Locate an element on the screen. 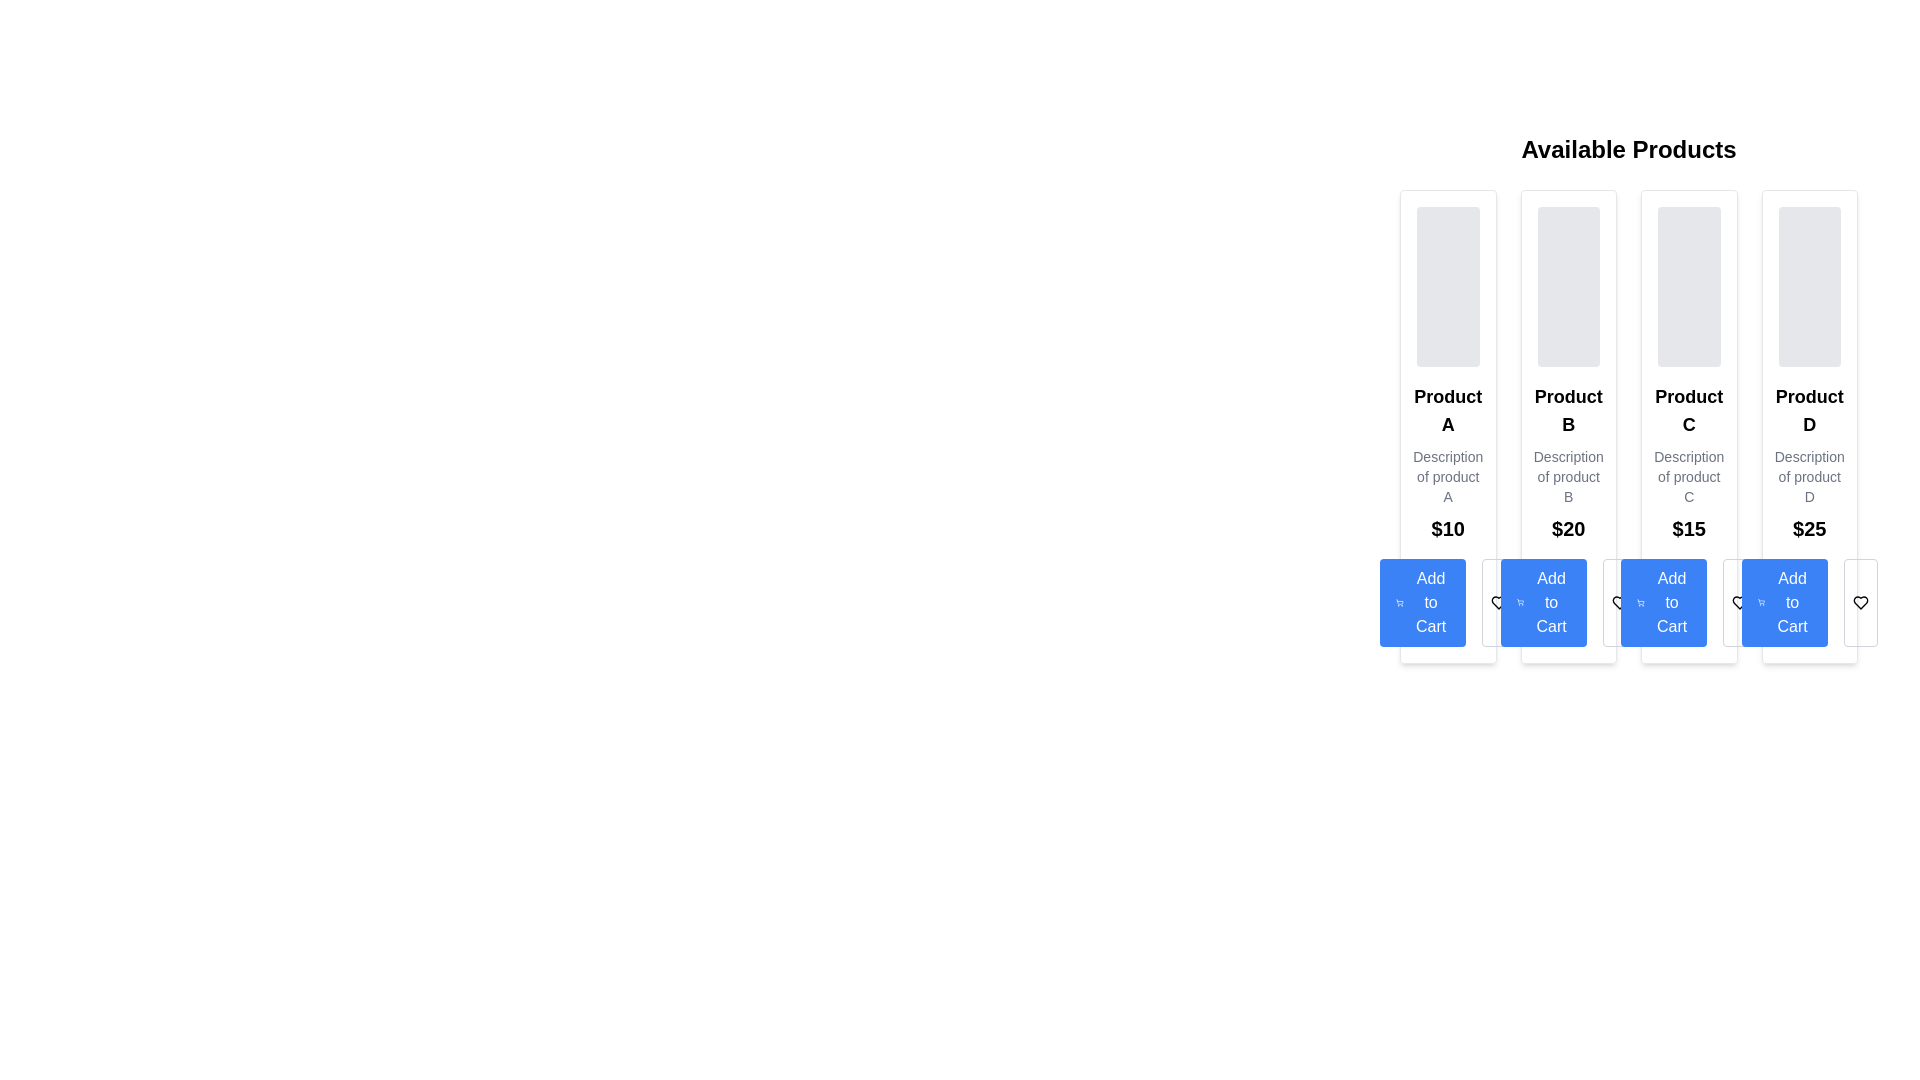 This screenshot has width=1920, height=1080. the 'Add to Cart' button for 'Product D' is located at coordinates (1809, 601).